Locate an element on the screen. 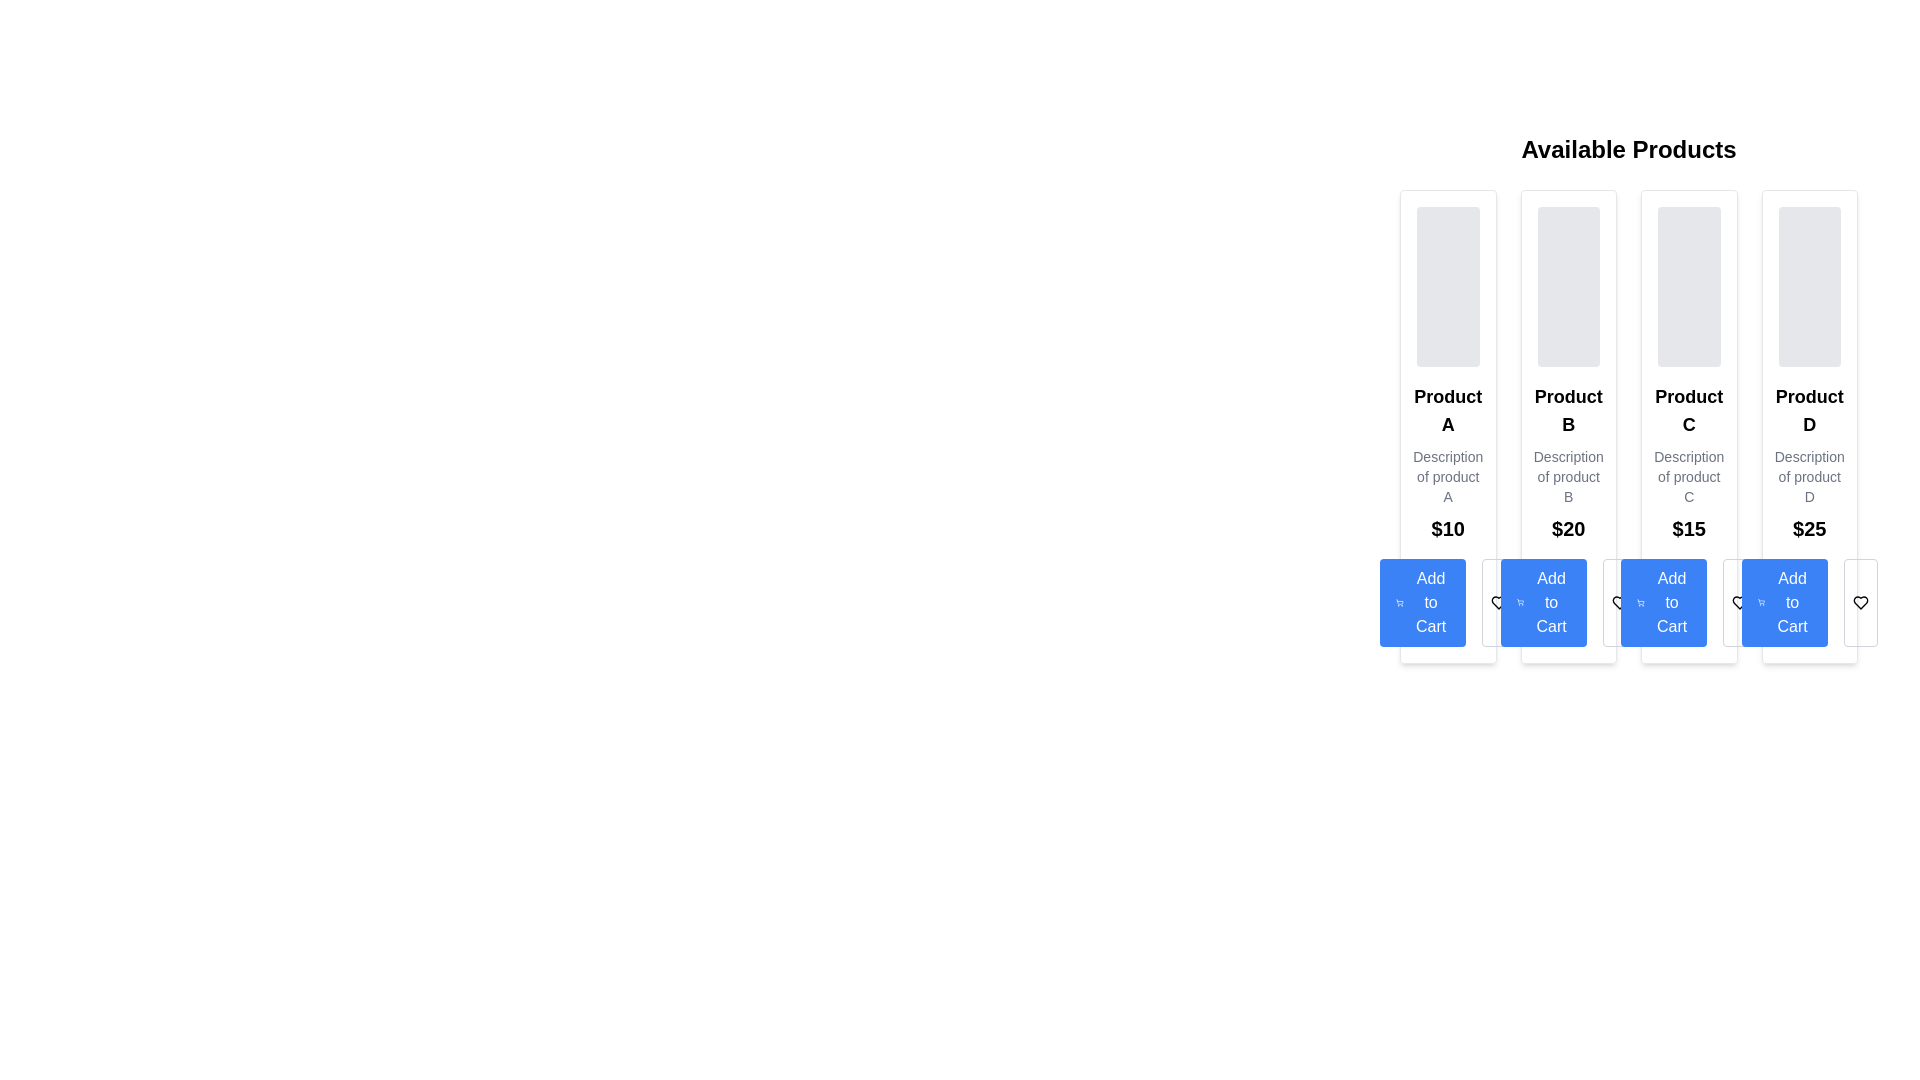 This screenshot has width=1920, height=1080. the 'Add to Cart' button for 'Product D' is located at coordinates (1809, 601).